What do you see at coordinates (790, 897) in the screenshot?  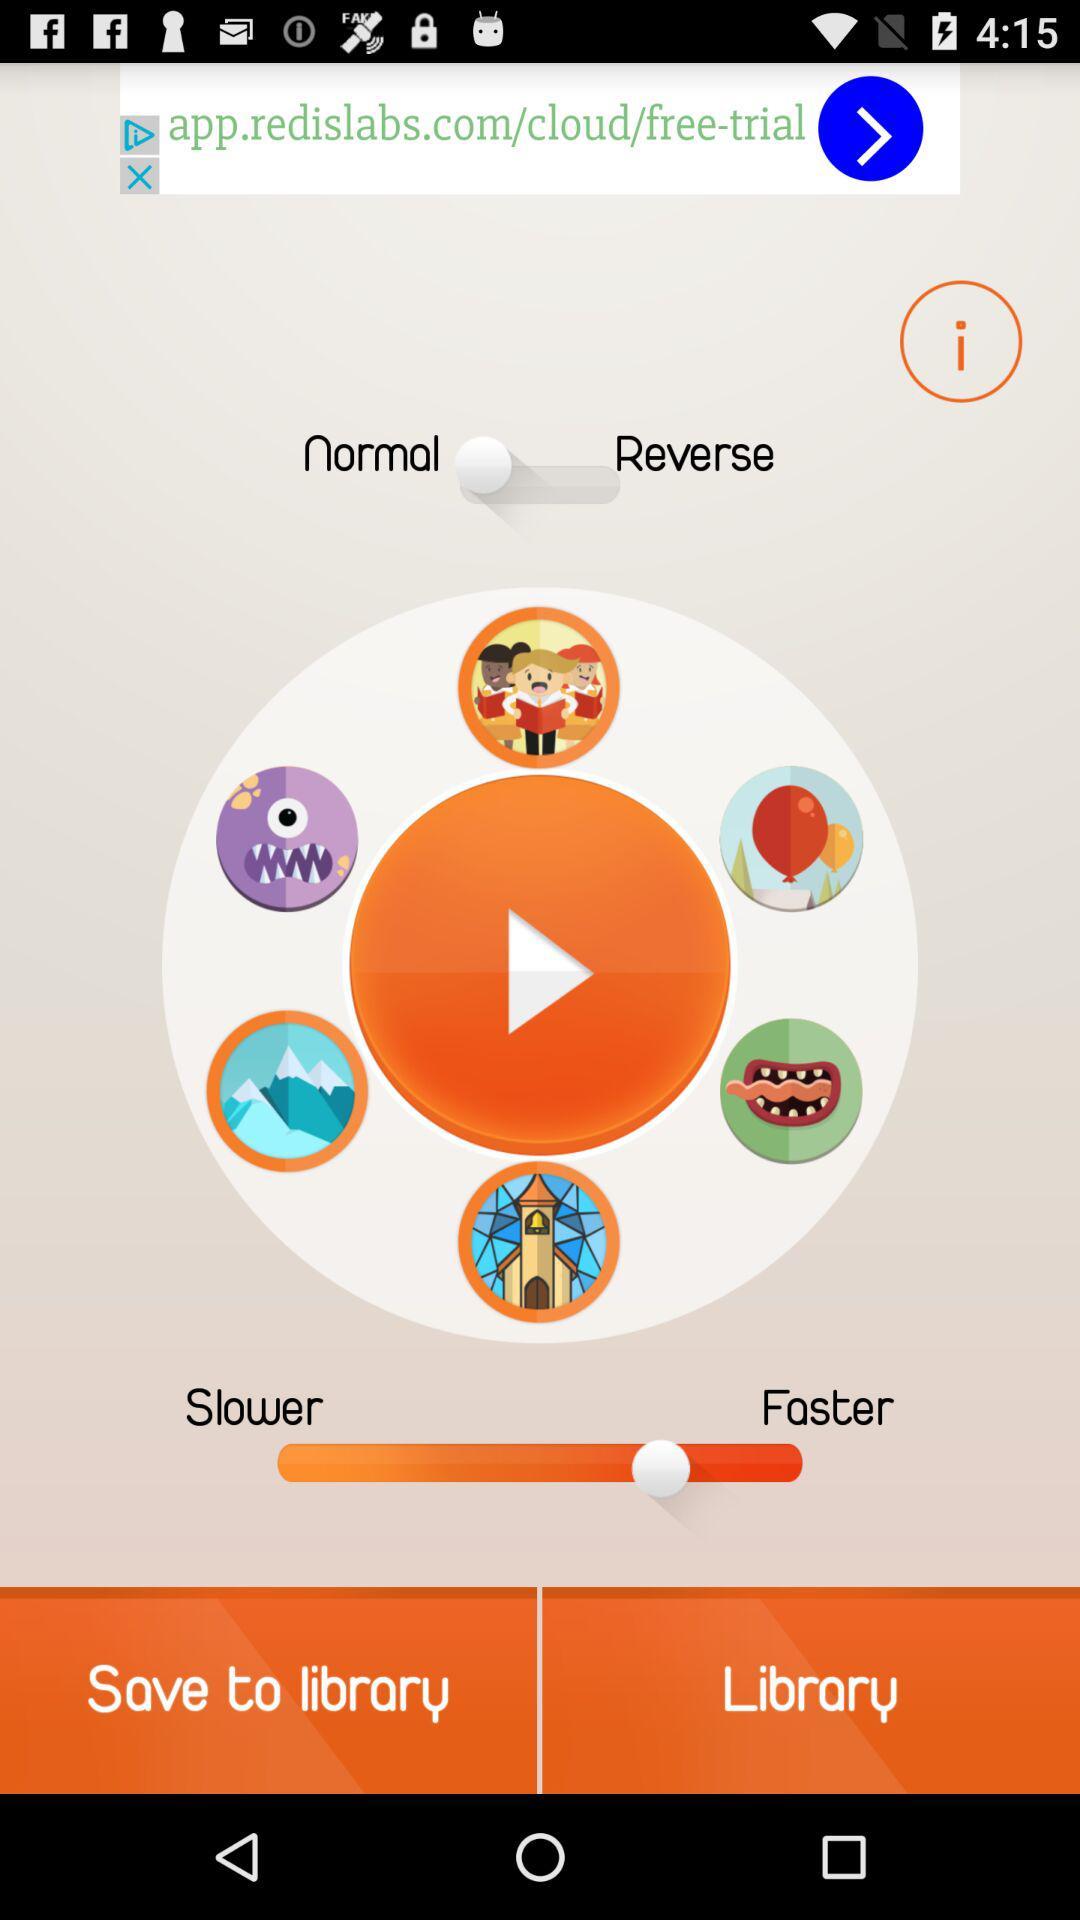 I see `the location icon` at bounding box center [790, 897].